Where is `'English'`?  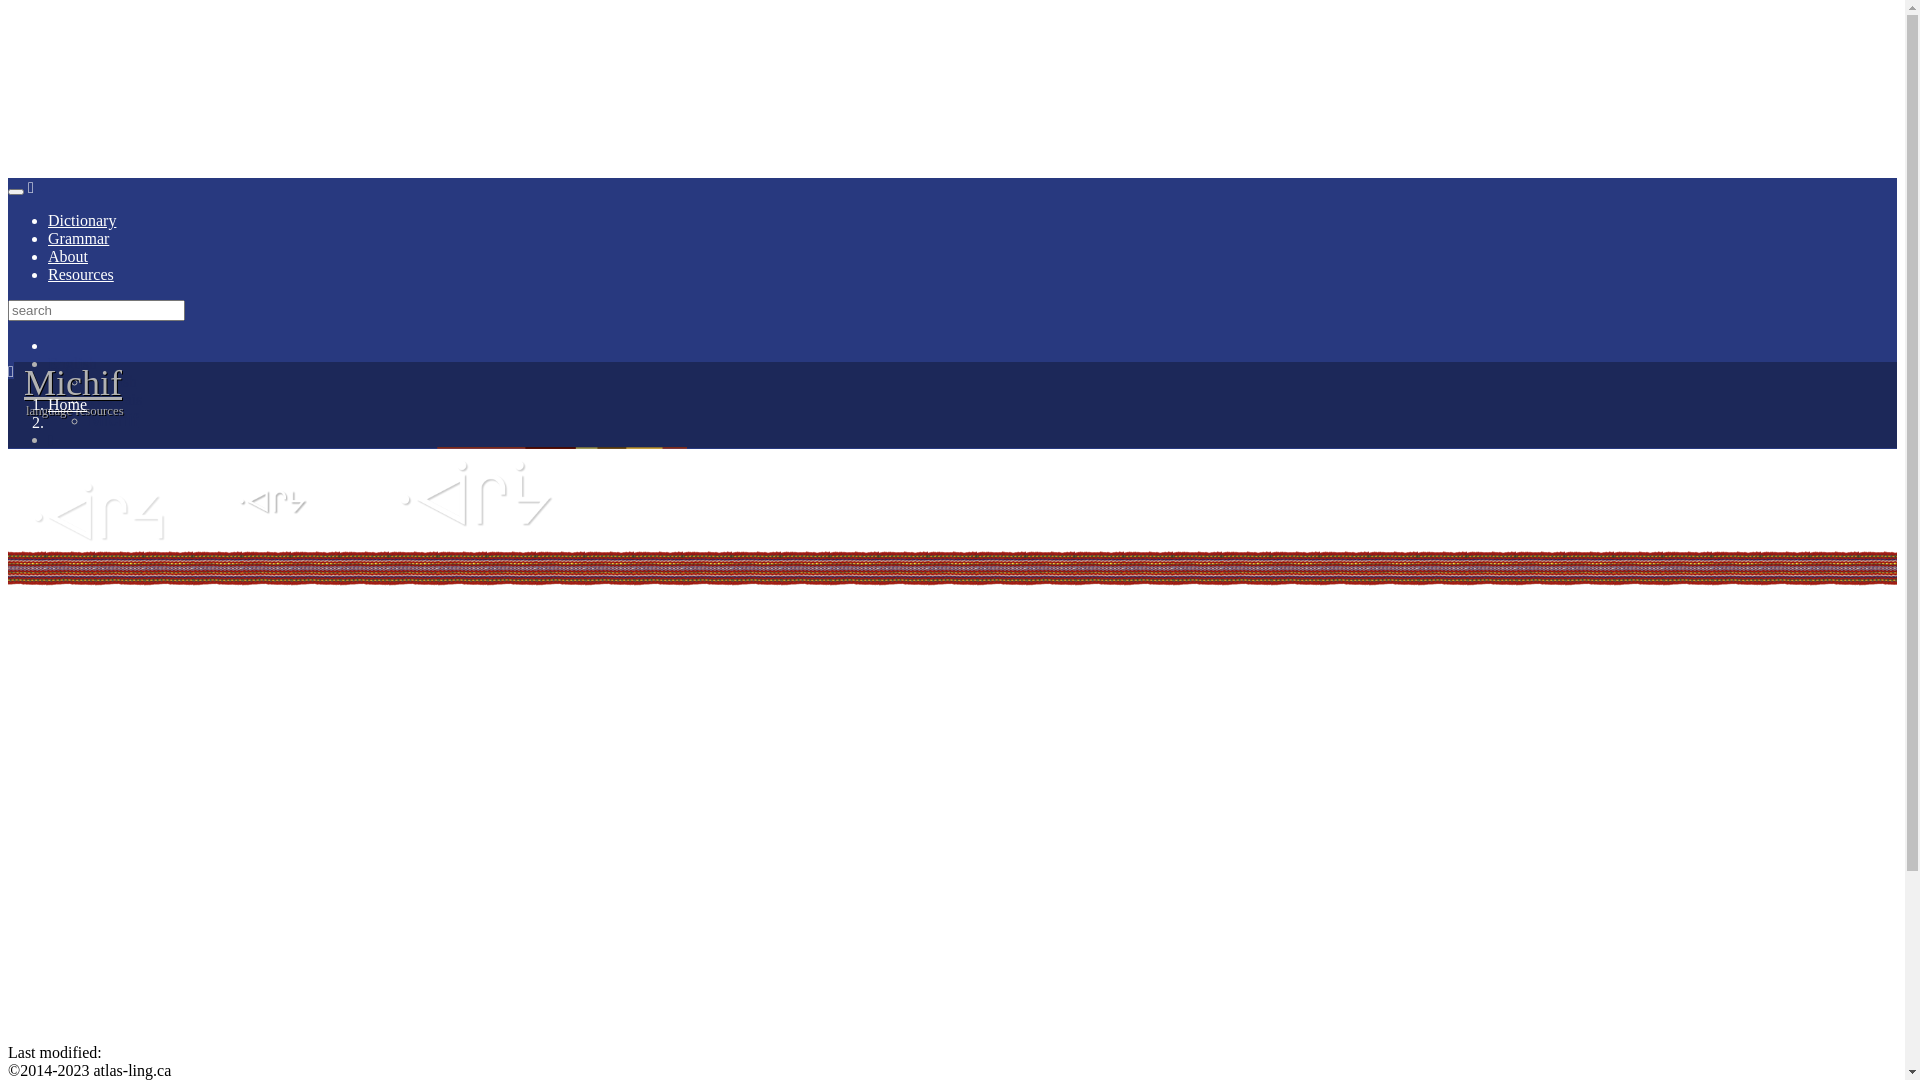
'English' is located at coordinates (86, 381).